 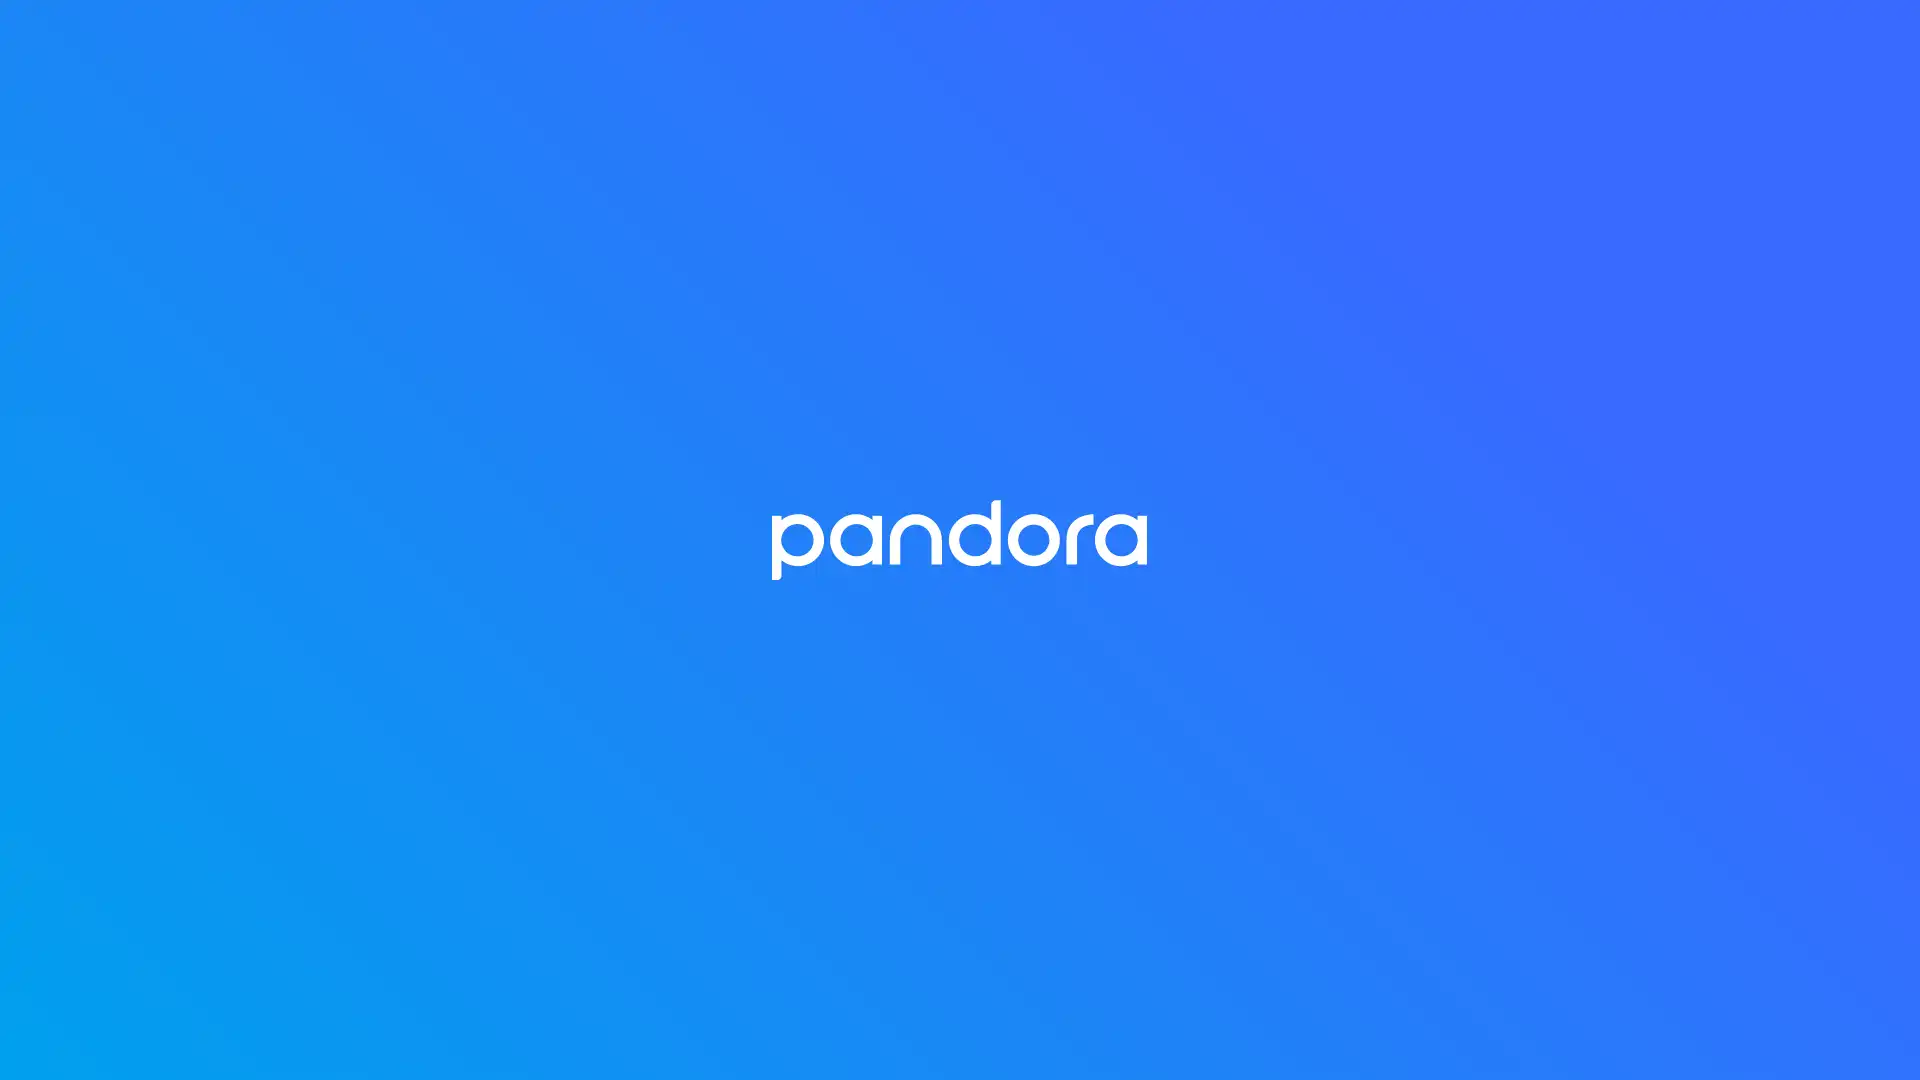 What do you see at coordinates (1656, 805) in the screenshot?
I see `32:54` at bounding box center [1656, 805].